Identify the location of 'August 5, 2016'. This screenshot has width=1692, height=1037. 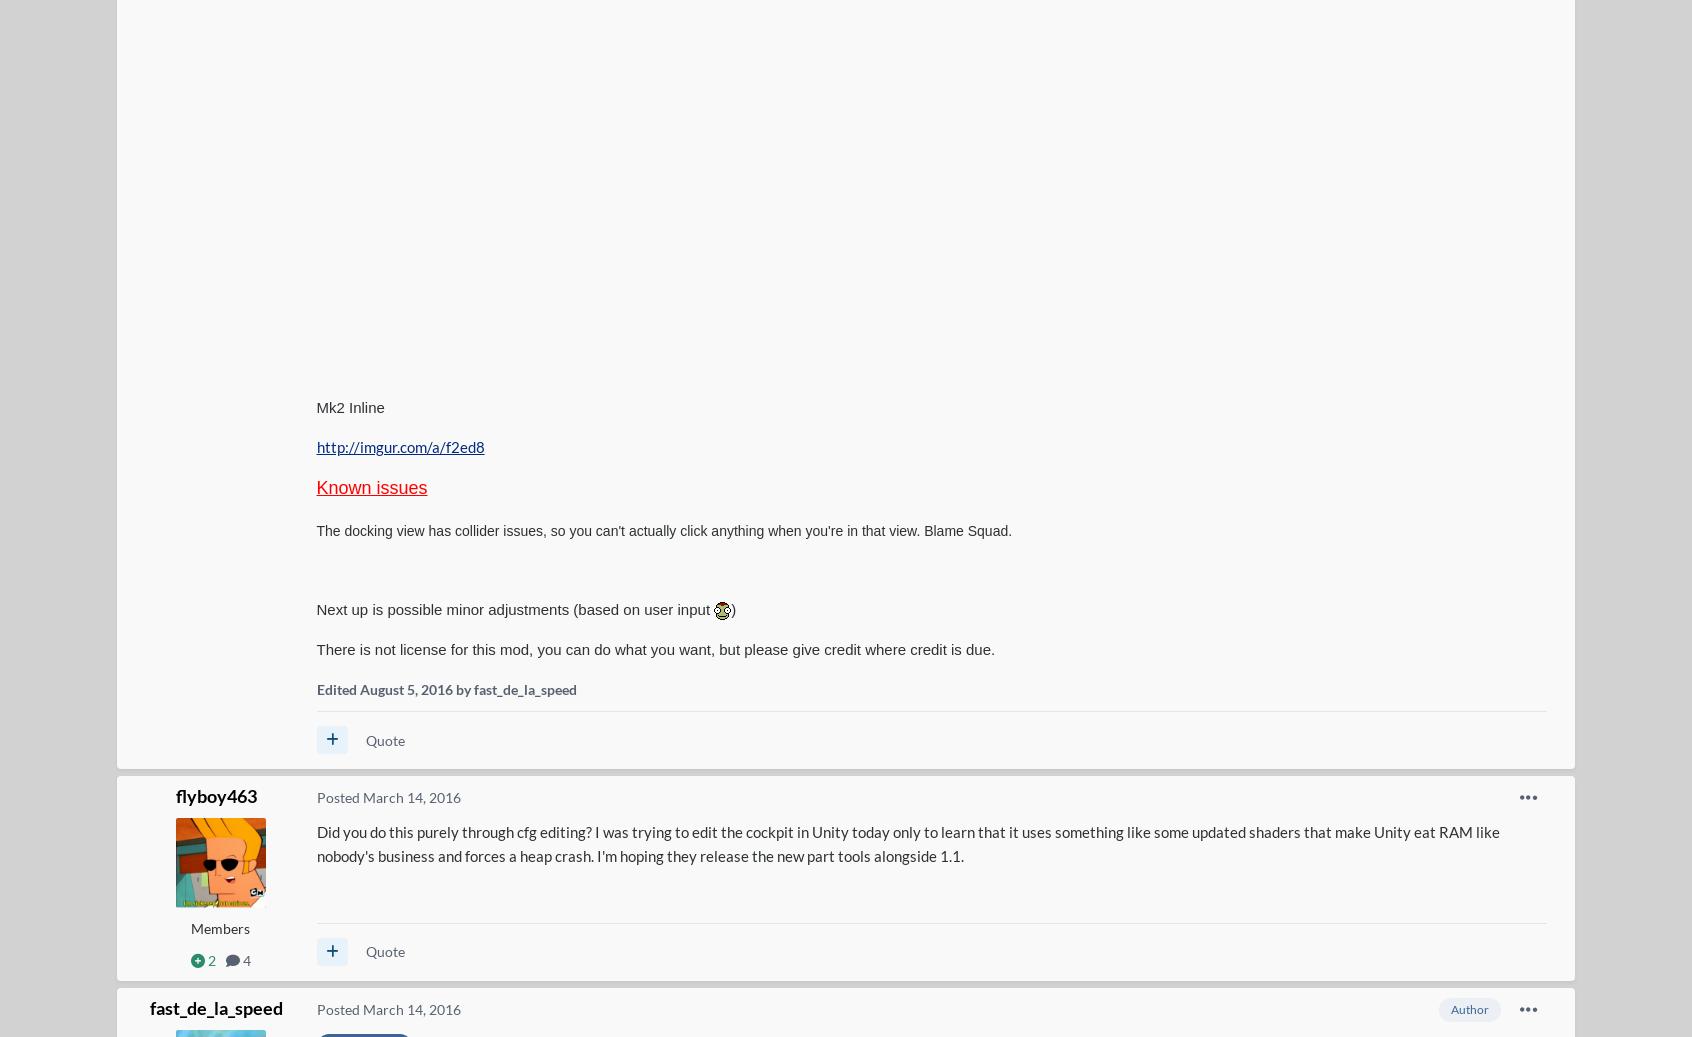
(405, 688).